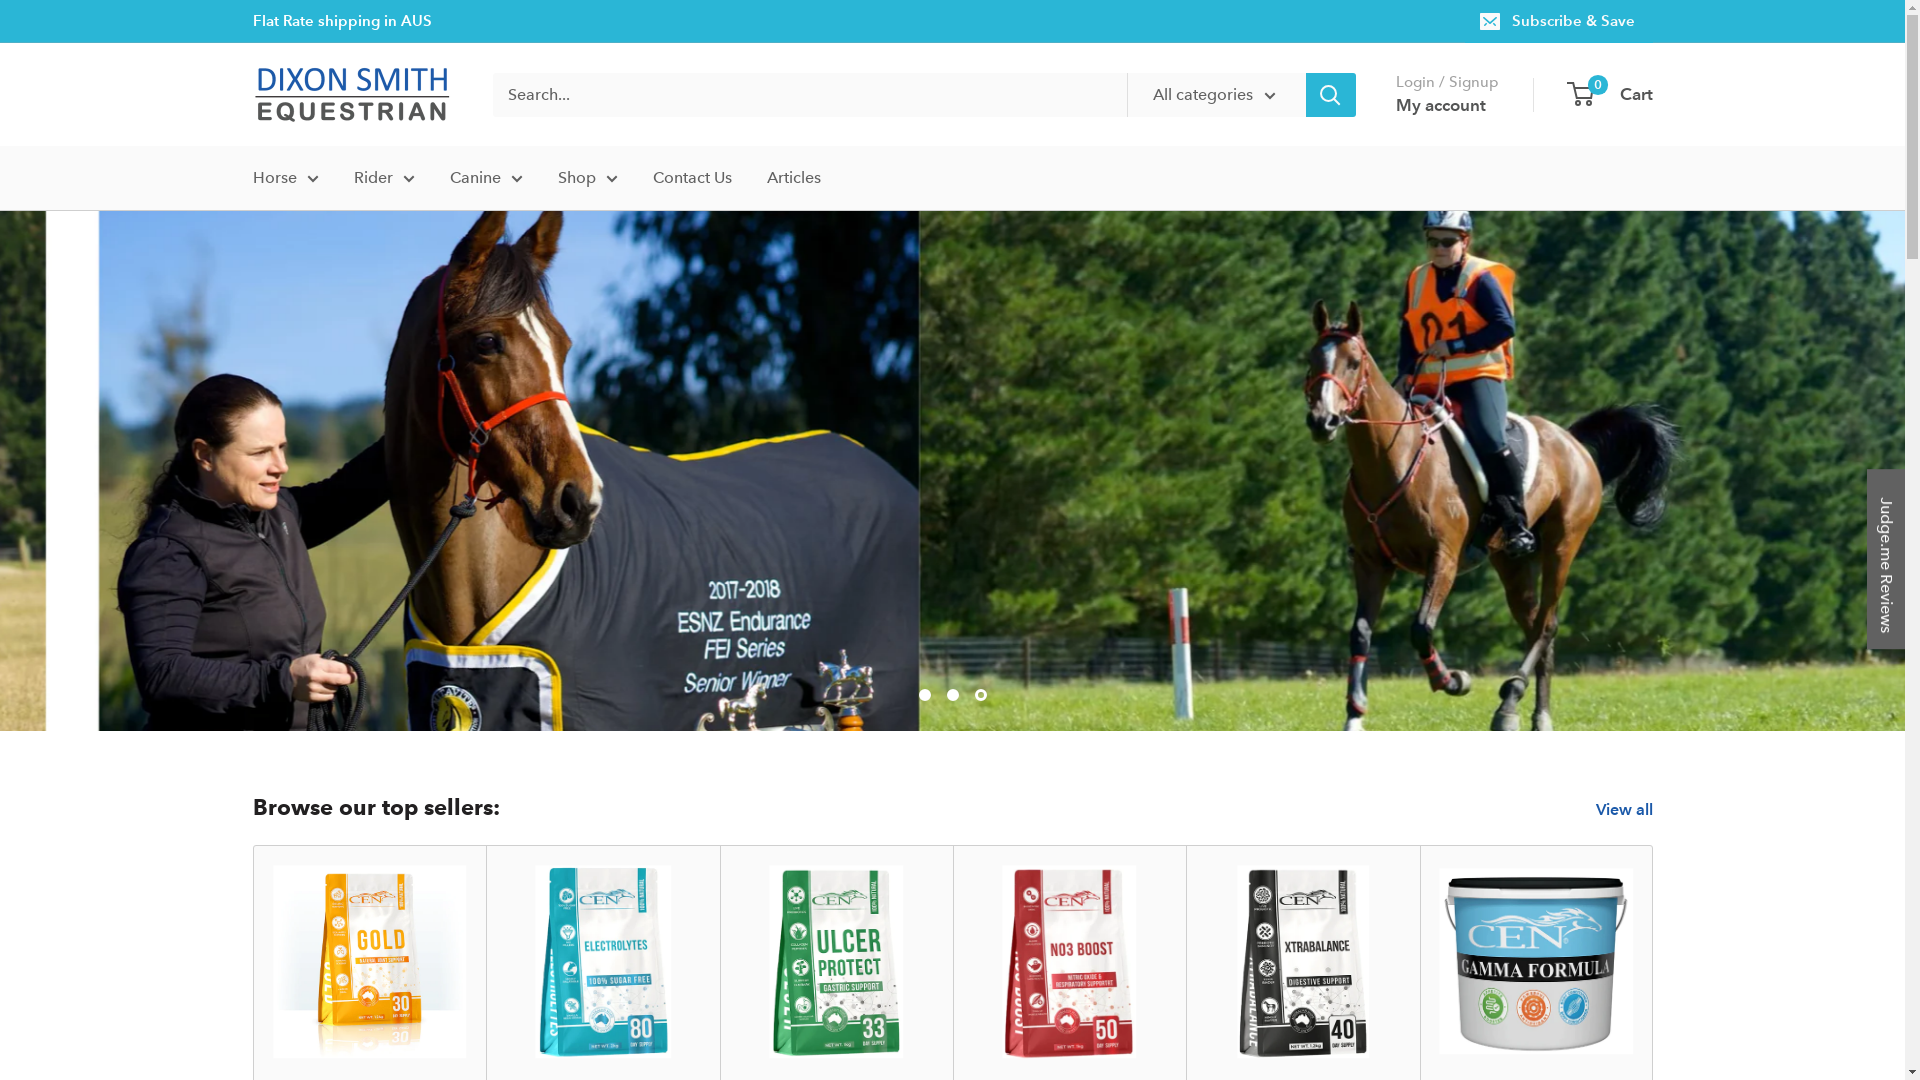  Describe the element at coordinates (351, 94) in the screenshot. I see `'Dixon Smith Equestrian'` at that location.